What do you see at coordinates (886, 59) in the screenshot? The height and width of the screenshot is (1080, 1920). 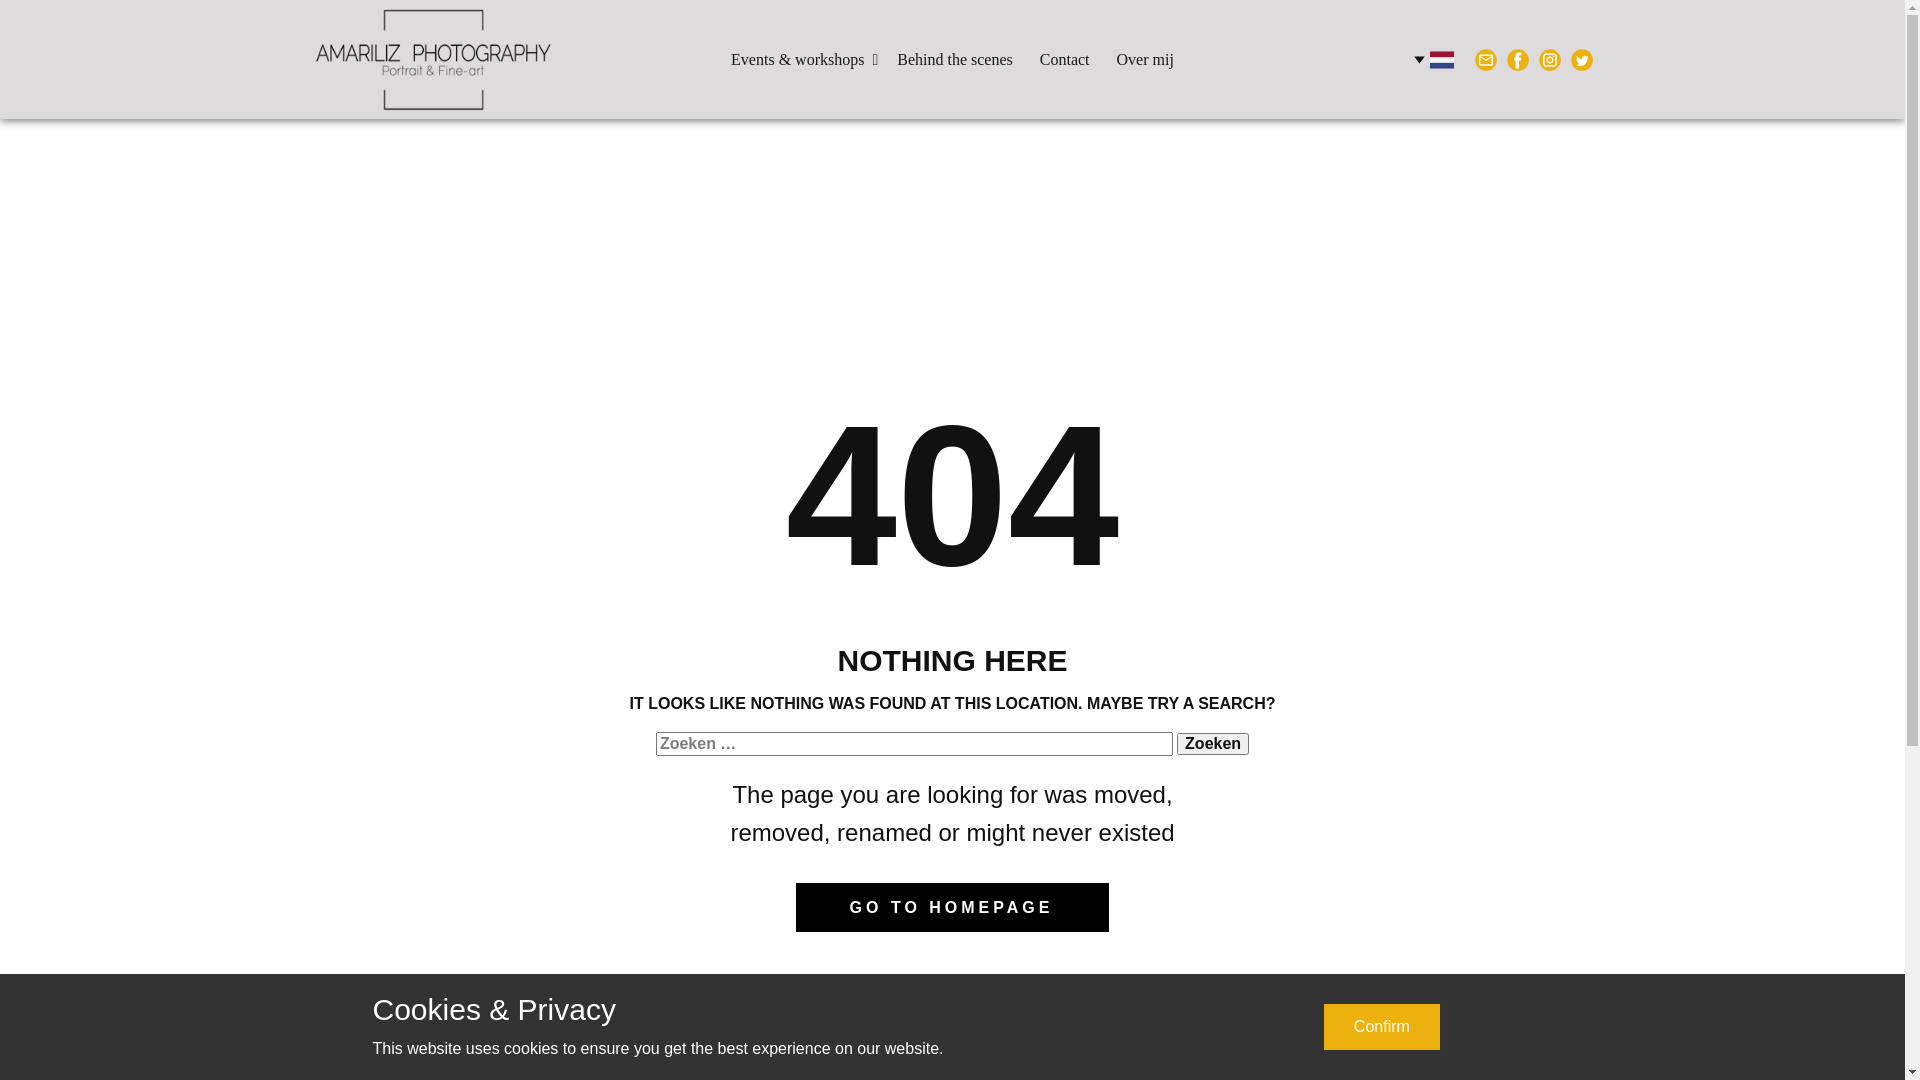 I see `'Behind the scenes'` at bounding box center [886, 59].